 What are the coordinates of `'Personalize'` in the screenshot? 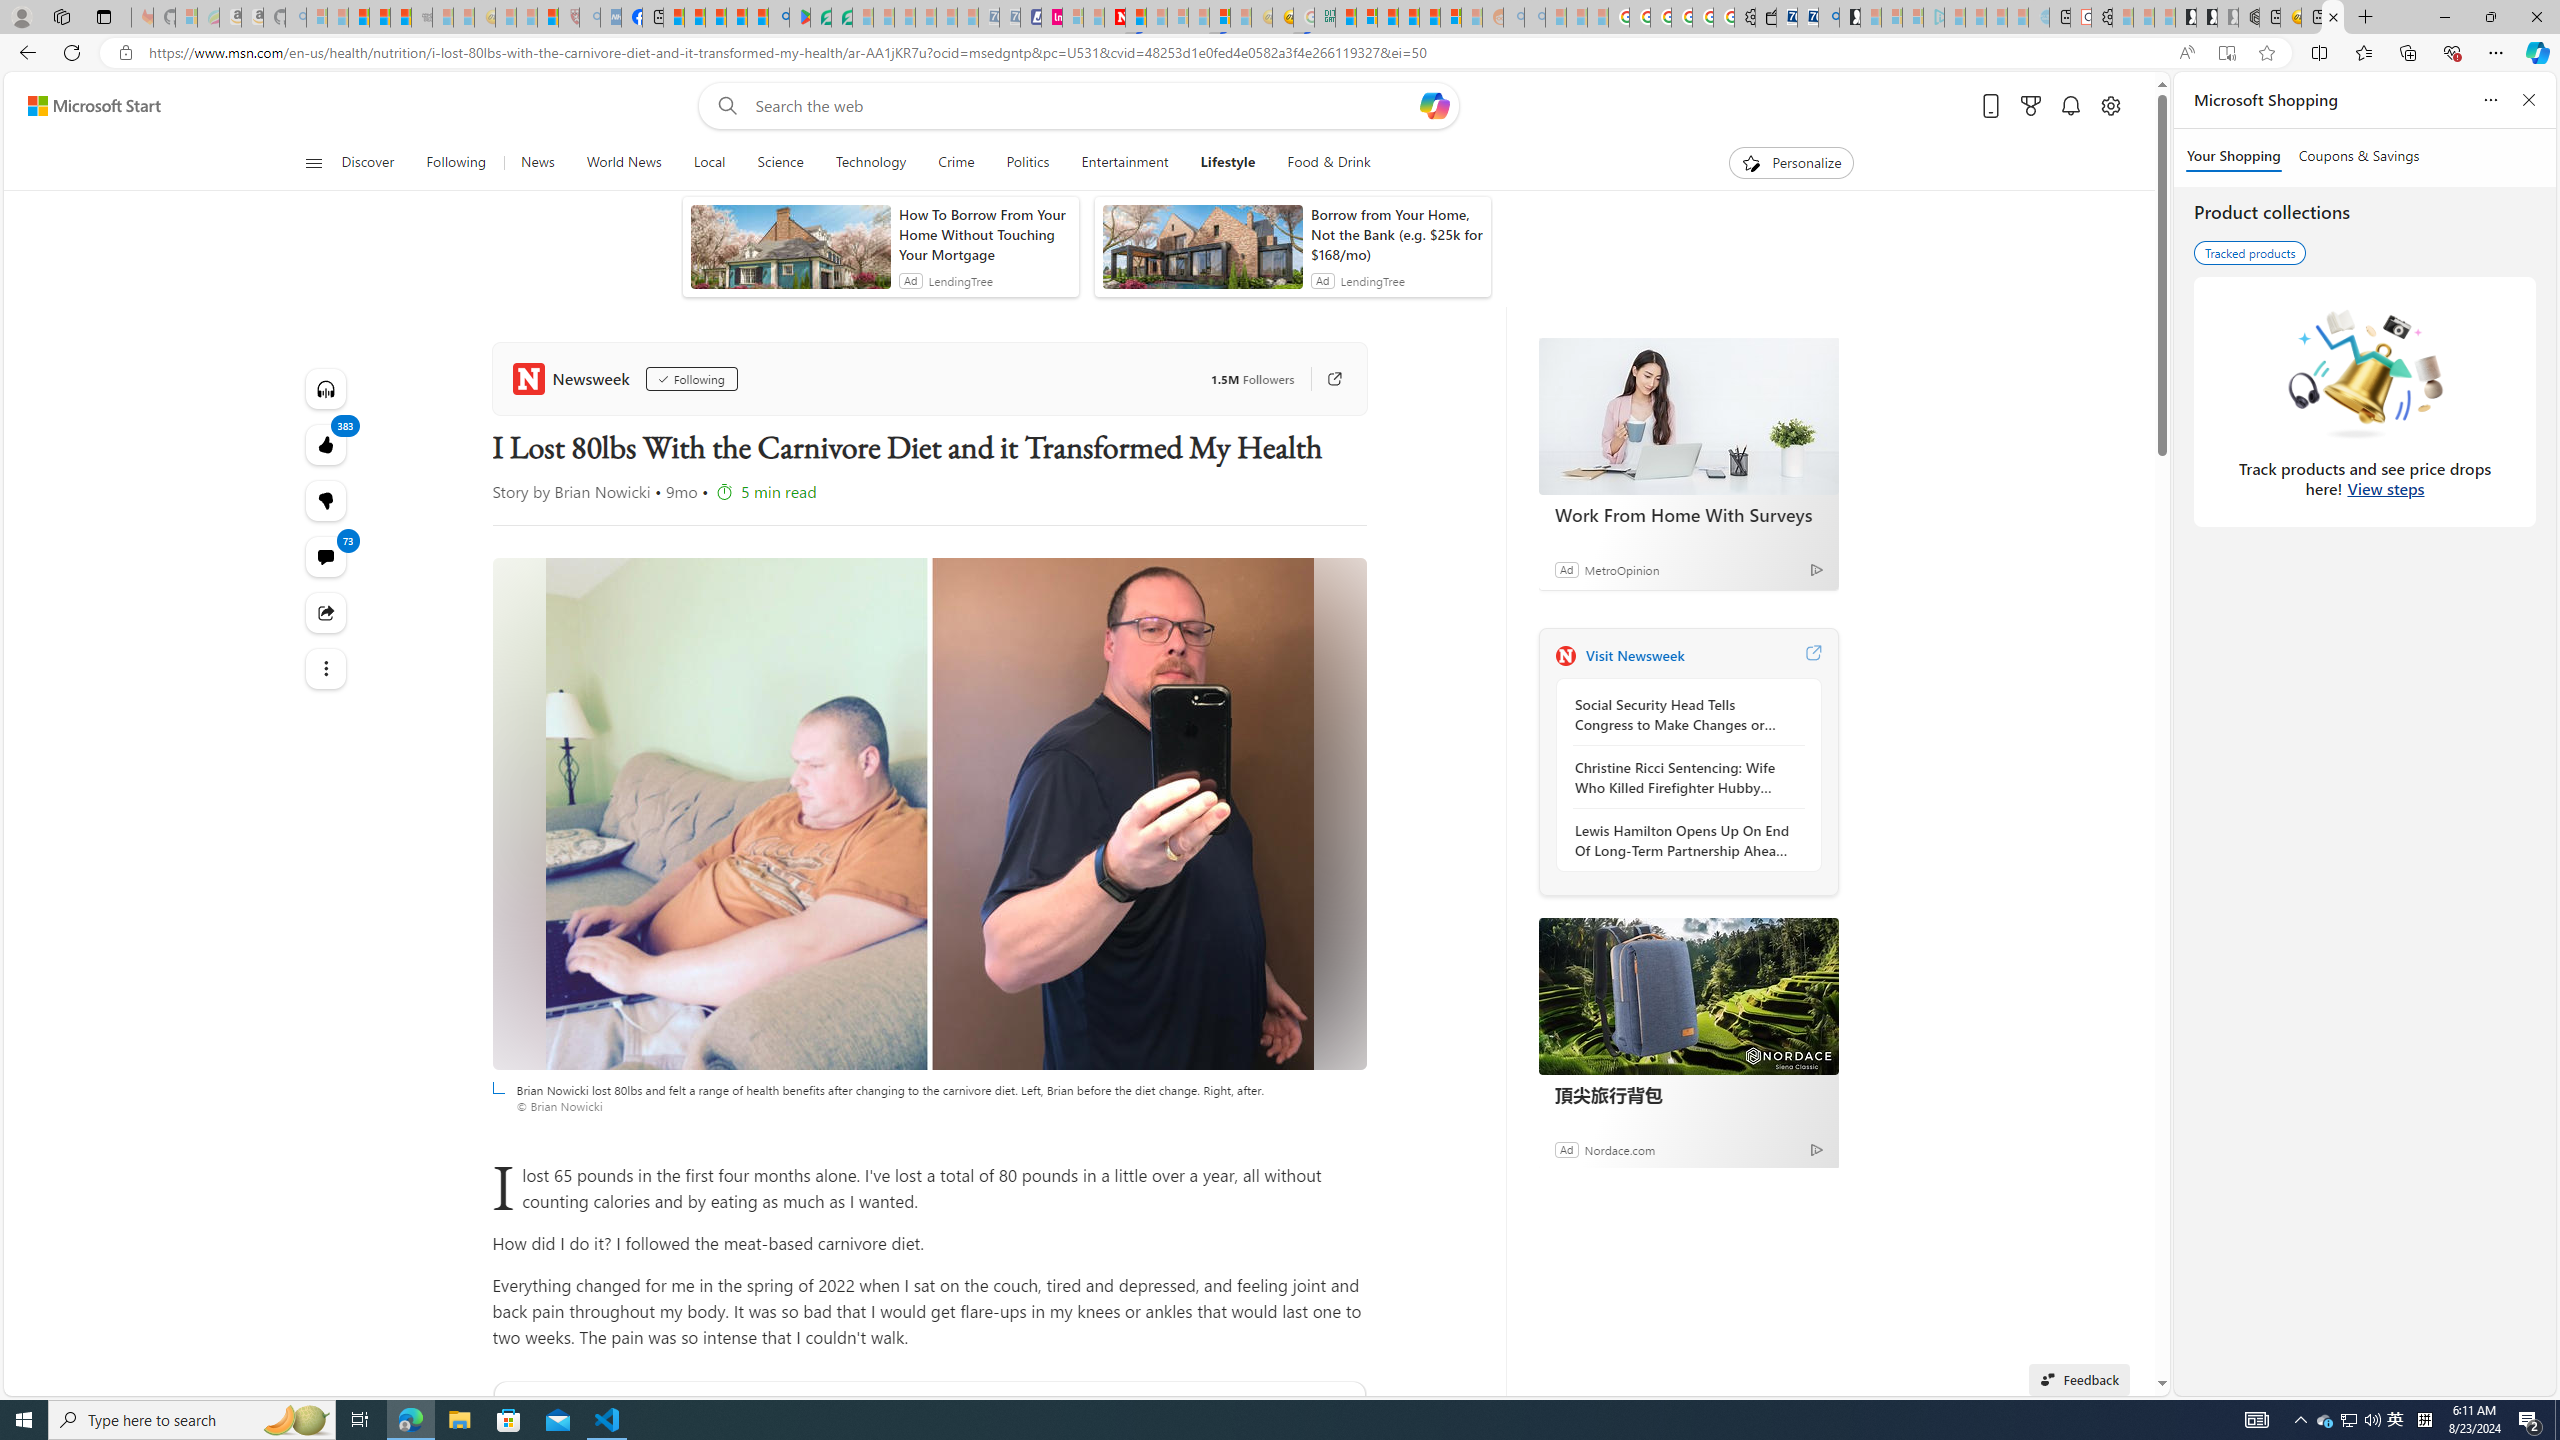 It's located at (1791, 162).